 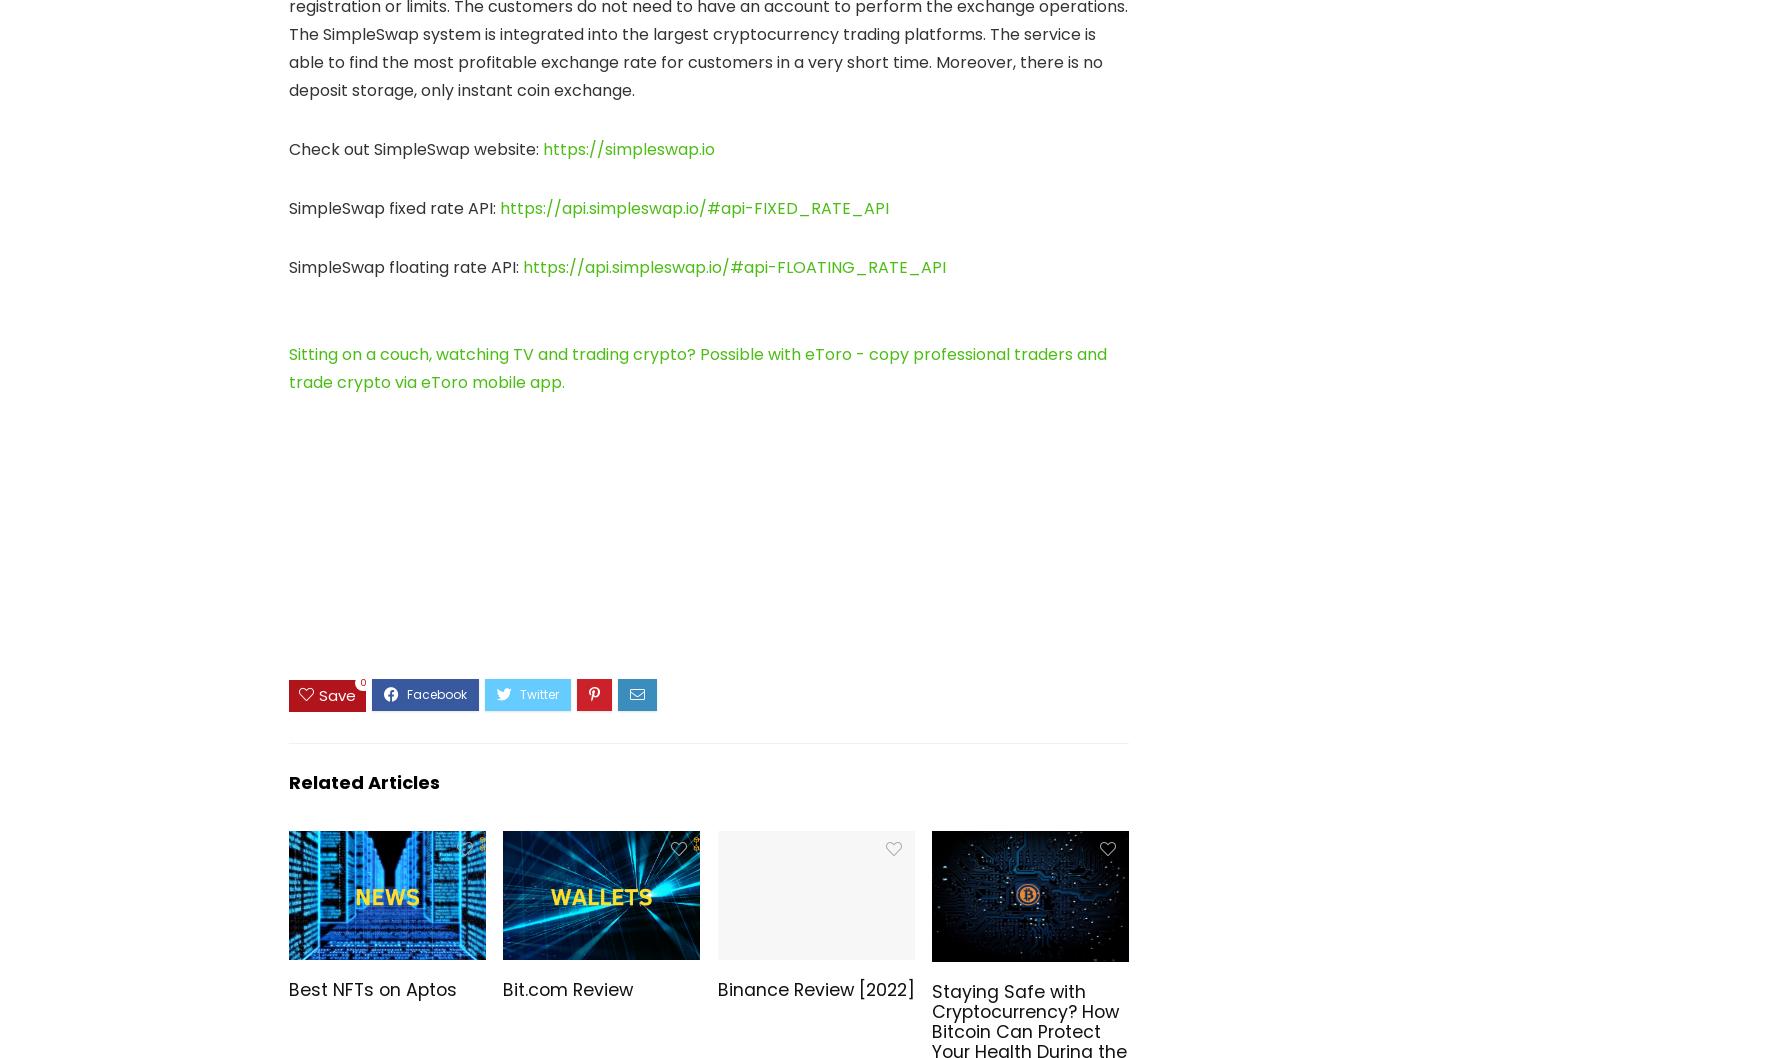 I want to click on 'https://api.simpleswap.io/#api-FIXED_RATE_API', so click(x=694, y=208).